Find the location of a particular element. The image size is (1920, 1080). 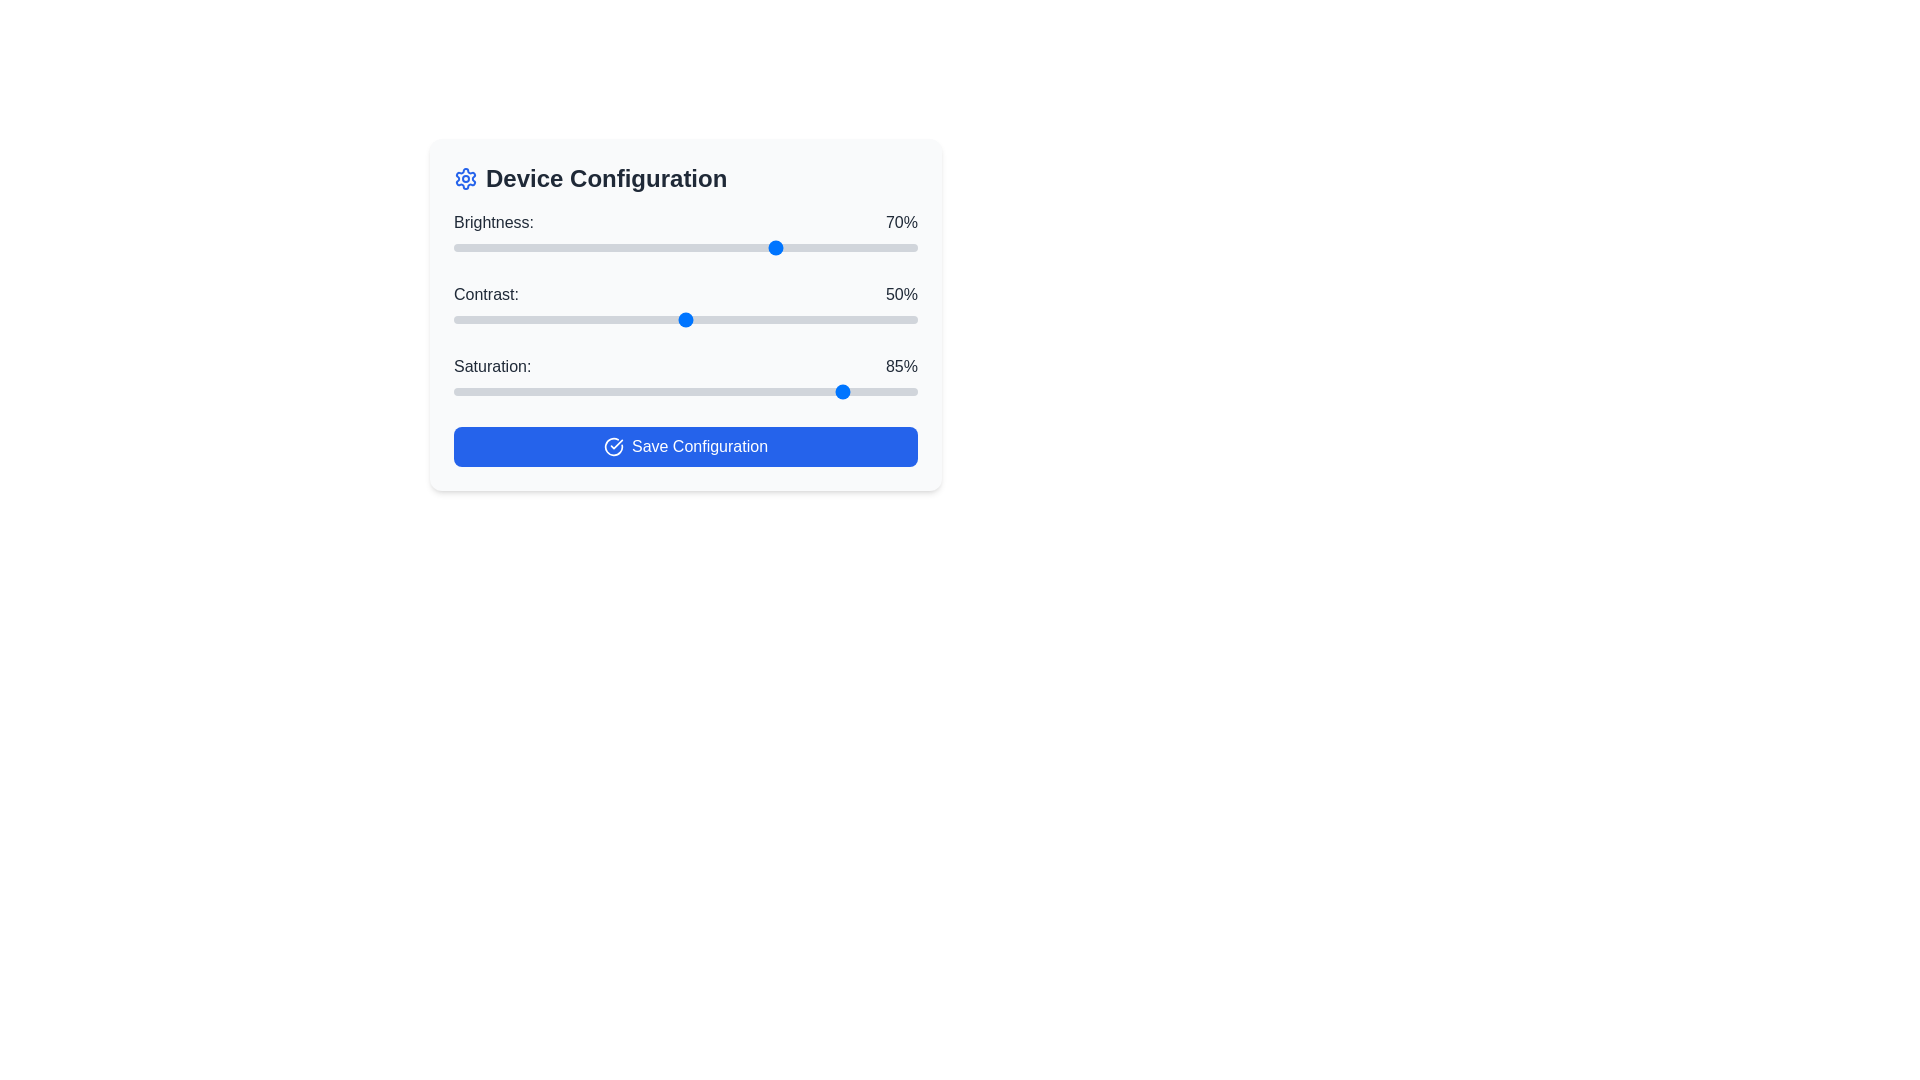

the contrast is located at coordinates (523, 319).